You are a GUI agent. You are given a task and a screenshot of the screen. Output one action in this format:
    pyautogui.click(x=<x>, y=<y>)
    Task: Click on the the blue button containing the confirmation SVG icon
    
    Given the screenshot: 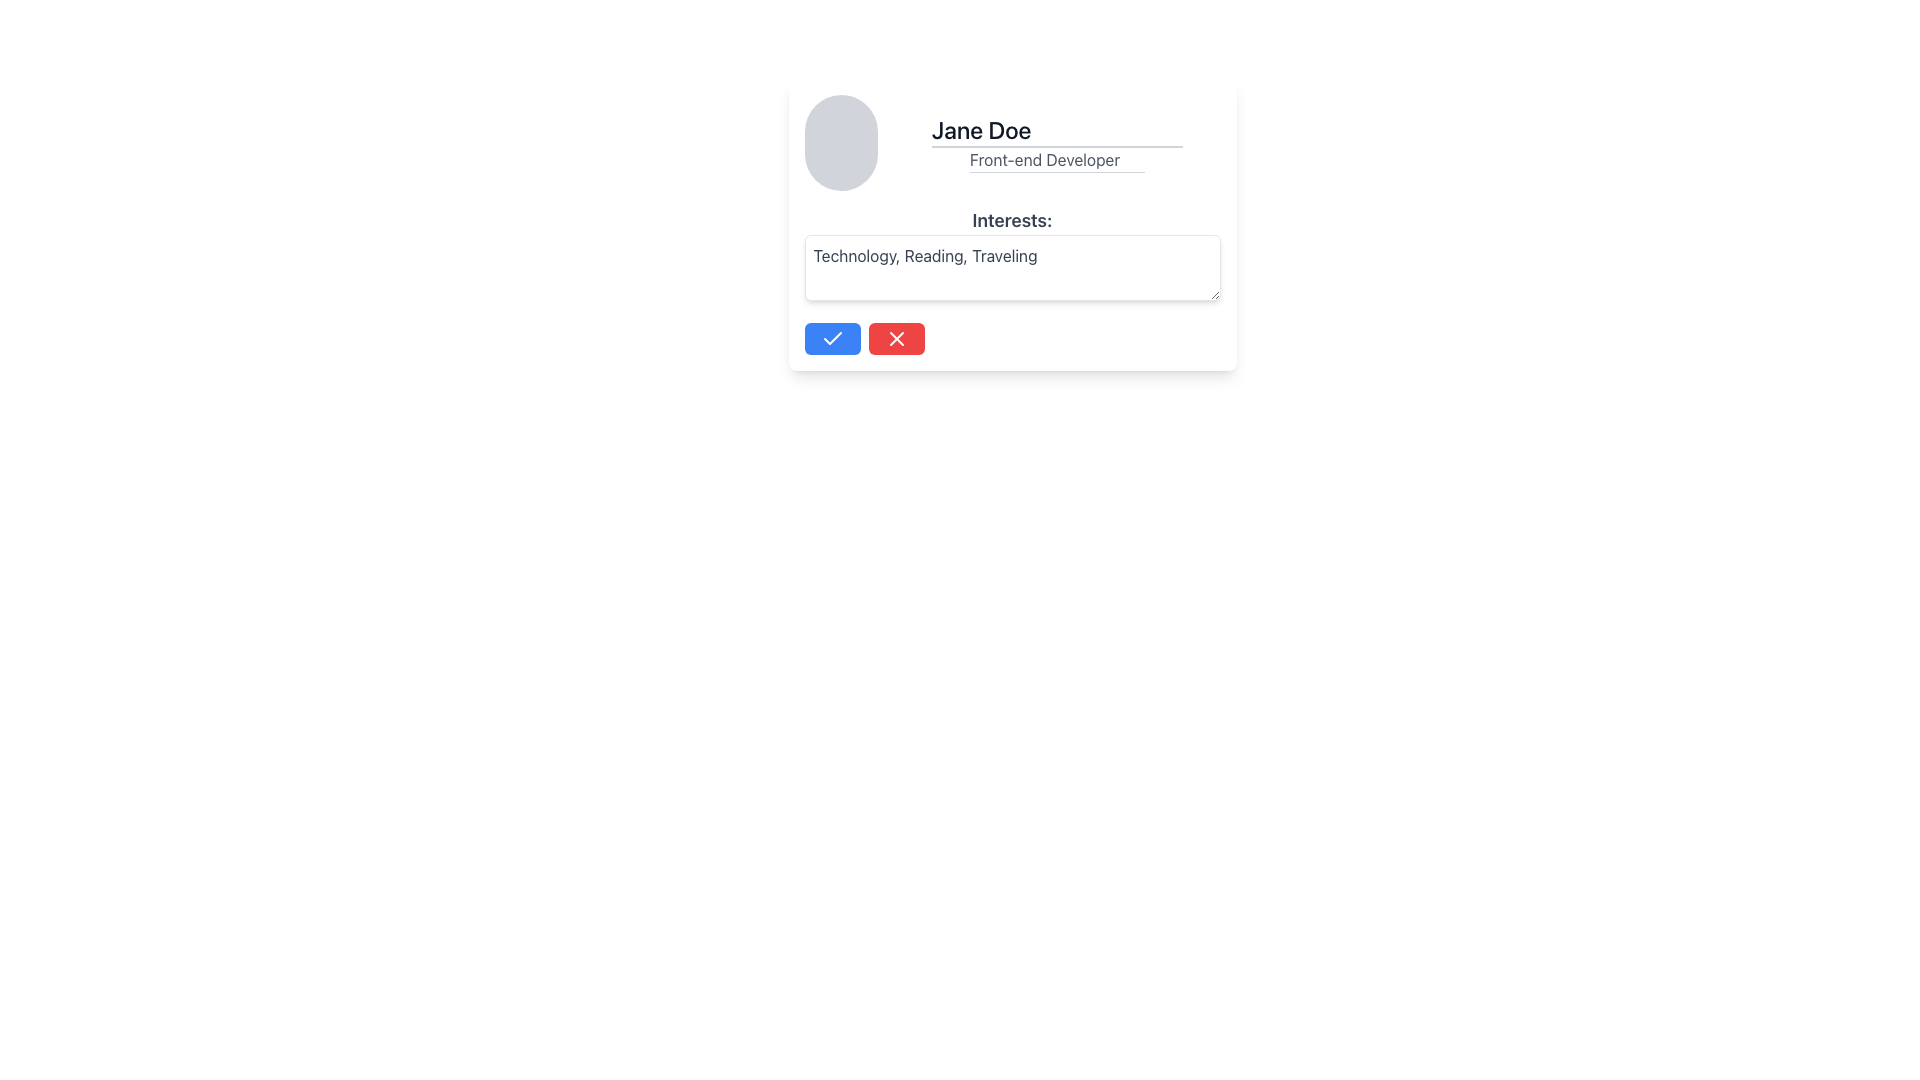 What is the action you would take?
    pyautogui.click(x=832, y=337)
    